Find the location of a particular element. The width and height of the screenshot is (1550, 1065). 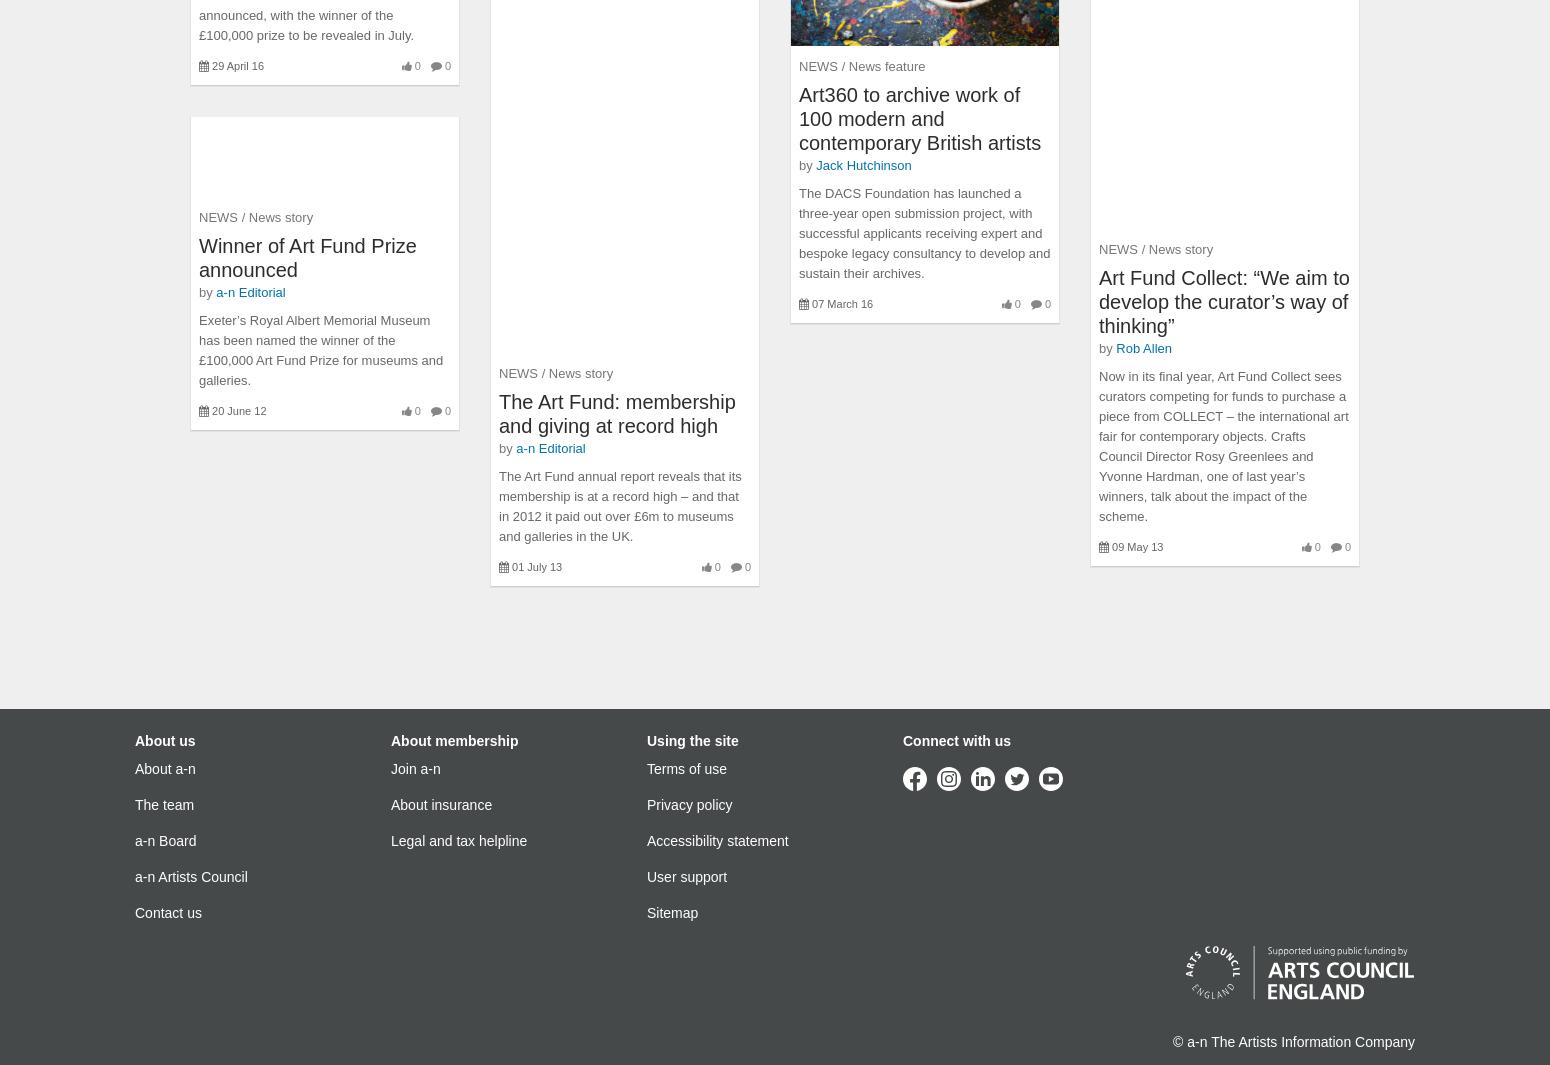

'Connect with us' is located at coordinates (955, 741).